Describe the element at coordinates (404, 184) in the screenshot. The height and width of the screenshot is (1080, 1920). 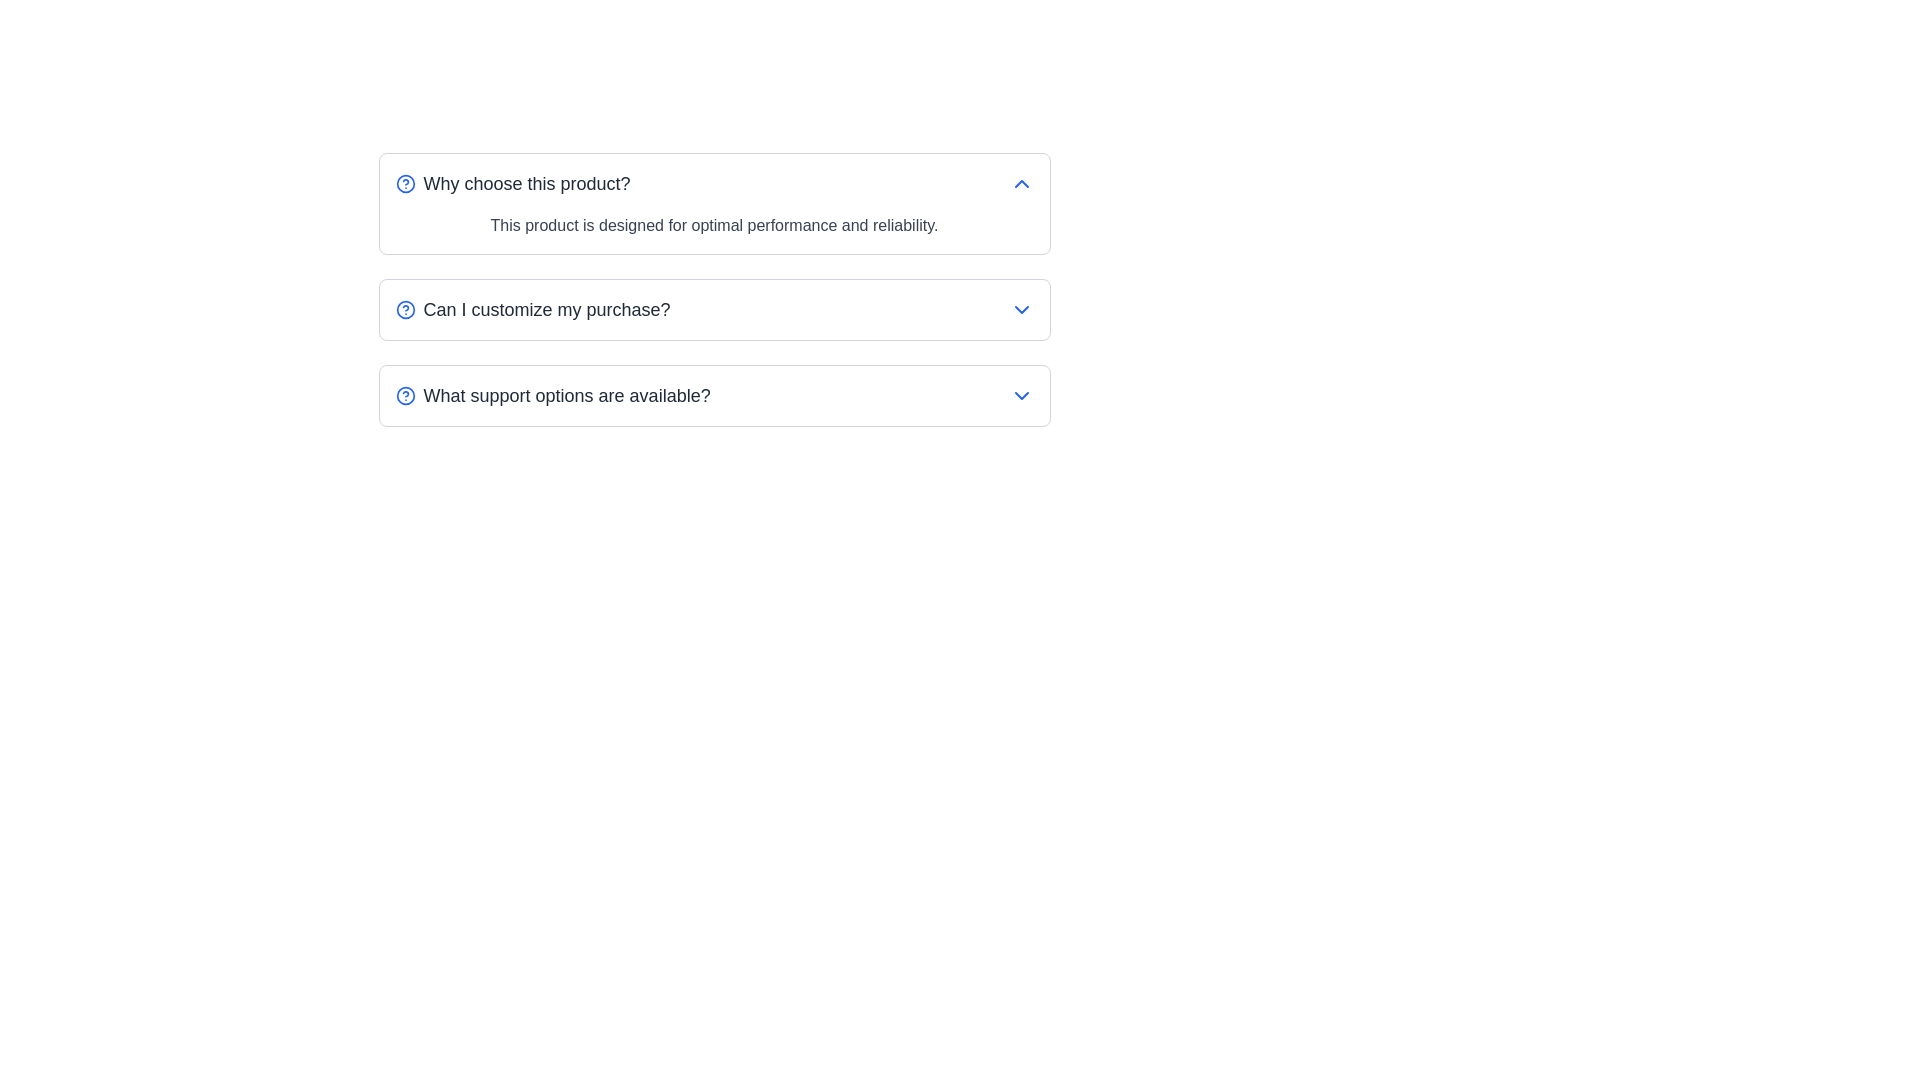
I see `the blue outlined circular SVG element that is part of the help icon next to the question 'Why choose this product?'` at that location.